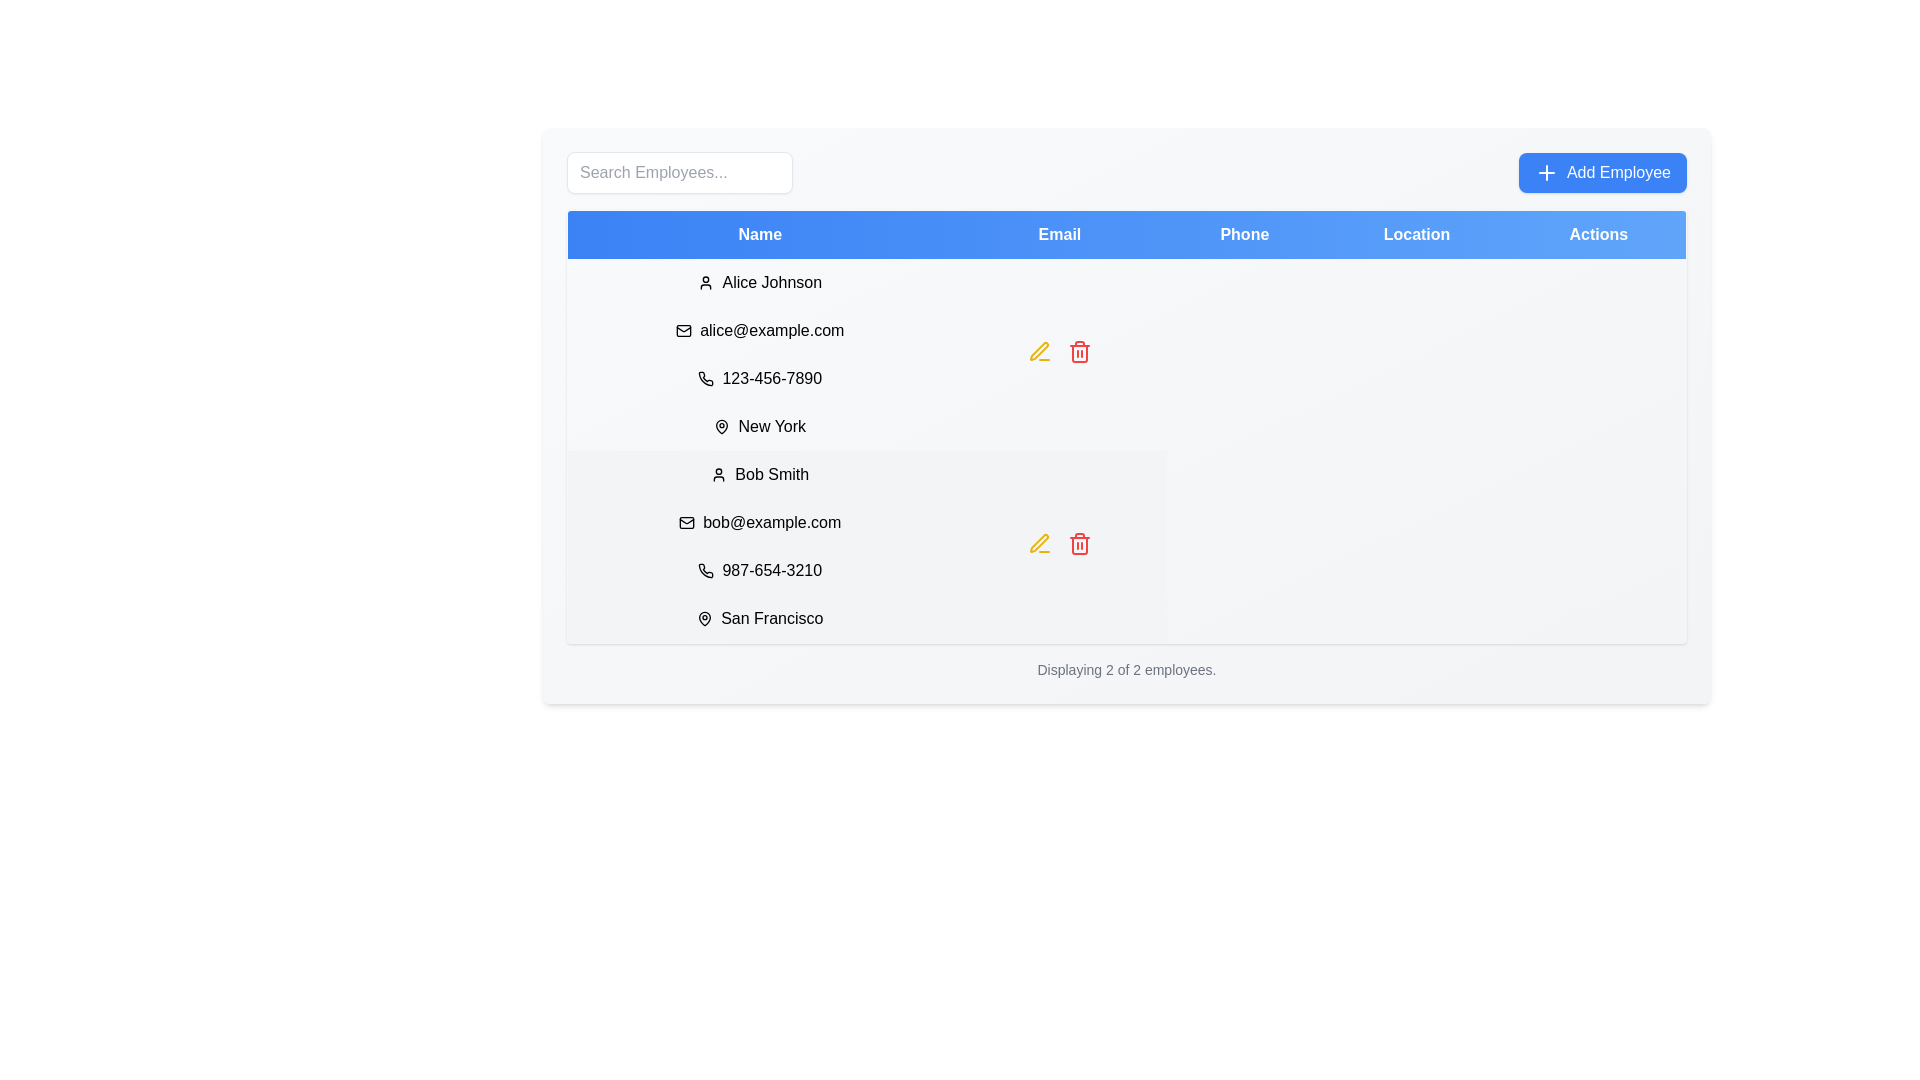 Image resolution: width=1920 pixels, height=1080 pixels. What do you see at coordinates (759, 426) in the screenshot?
I see `the 'New York' text with pin icon located in the fourth row under the 'Location' column of the table, which follows the details of 'Alice Johnson'` at bounding box center [759, 426].